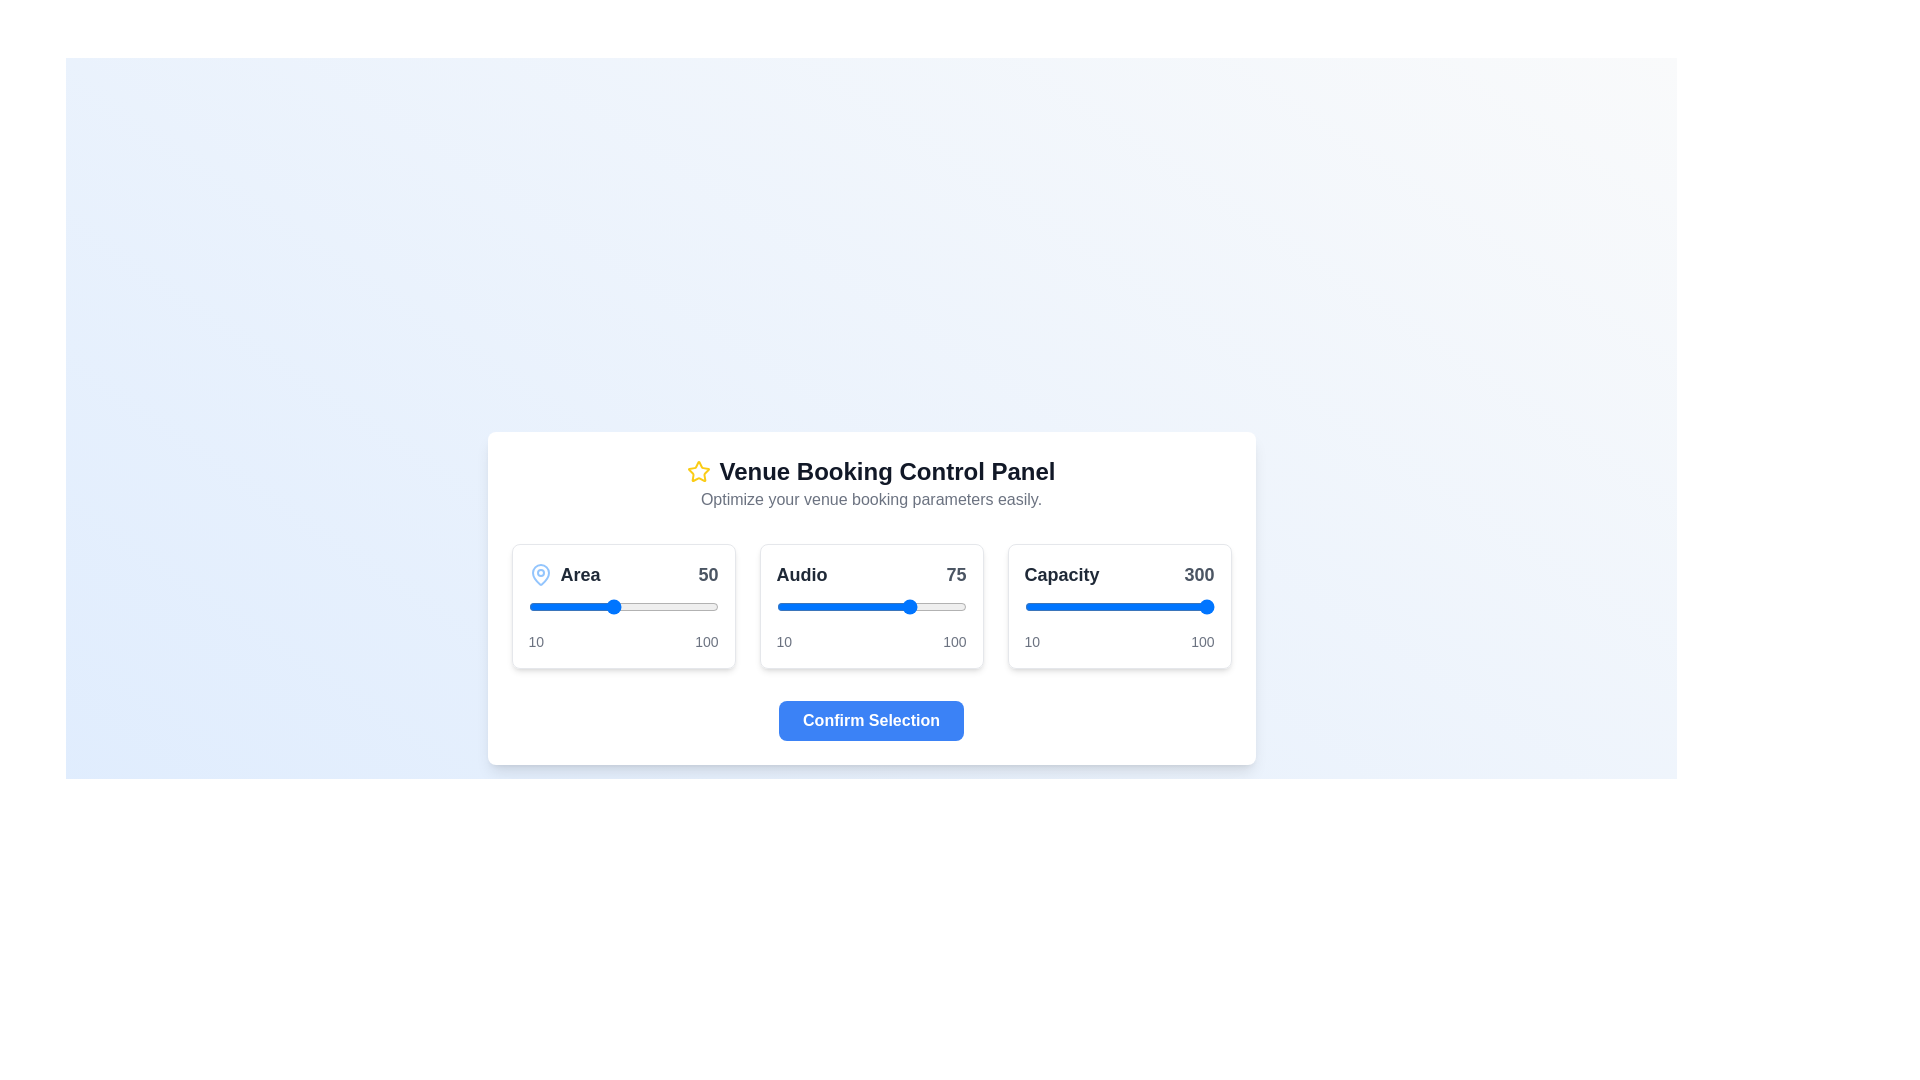  What do you see at coordinates (1118, 604) in the screenshot?
I see `displayed capacity value of '300' and the range labels '10' and '100' from the interactive slider component titled 'Capacity', located on the rightmost side of the three similar elements` at bounding box center [1118, 604].